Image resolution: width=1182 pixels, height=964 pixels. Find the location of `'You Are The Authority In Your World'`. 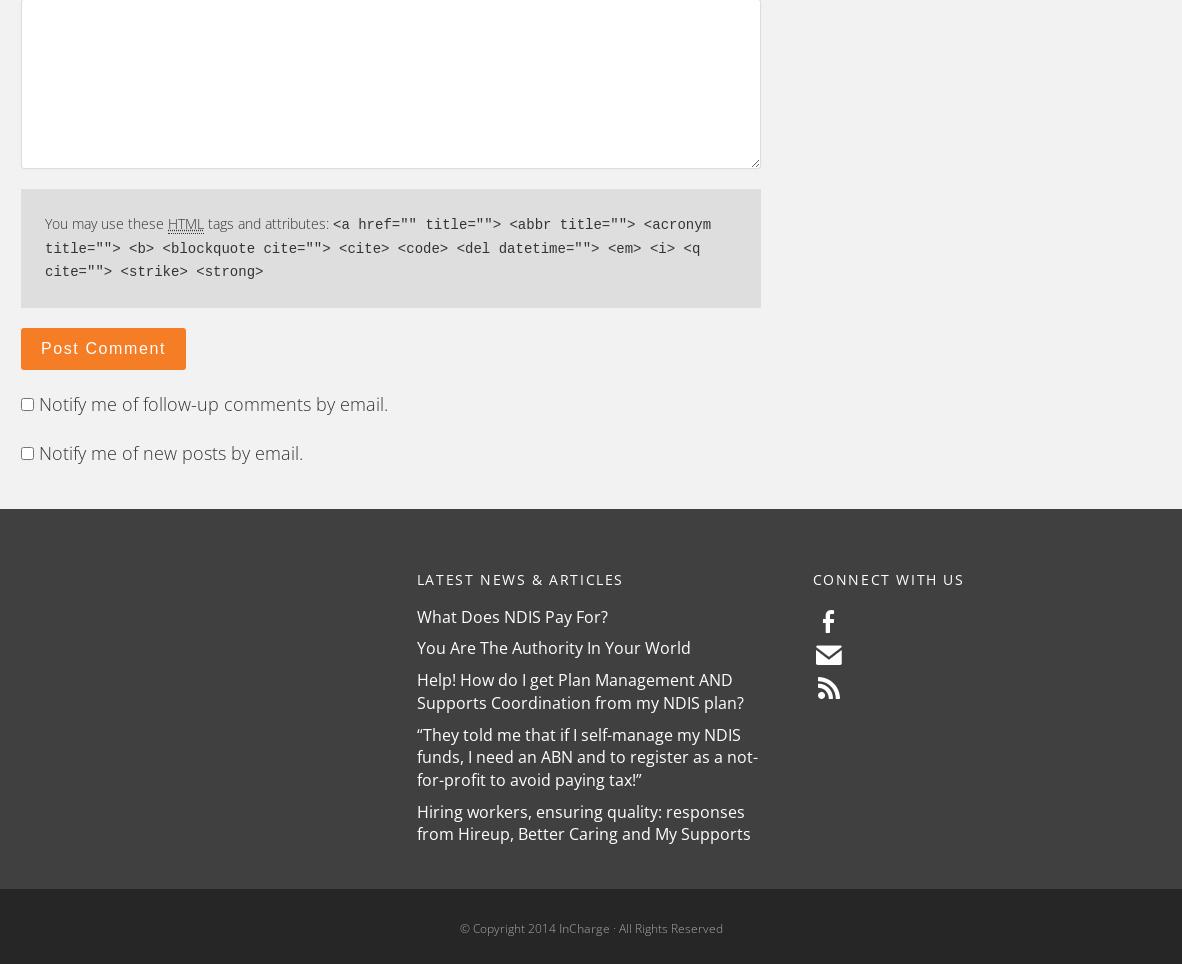

'You Are The Authority In Your World' is located at coordinates (553, 647).